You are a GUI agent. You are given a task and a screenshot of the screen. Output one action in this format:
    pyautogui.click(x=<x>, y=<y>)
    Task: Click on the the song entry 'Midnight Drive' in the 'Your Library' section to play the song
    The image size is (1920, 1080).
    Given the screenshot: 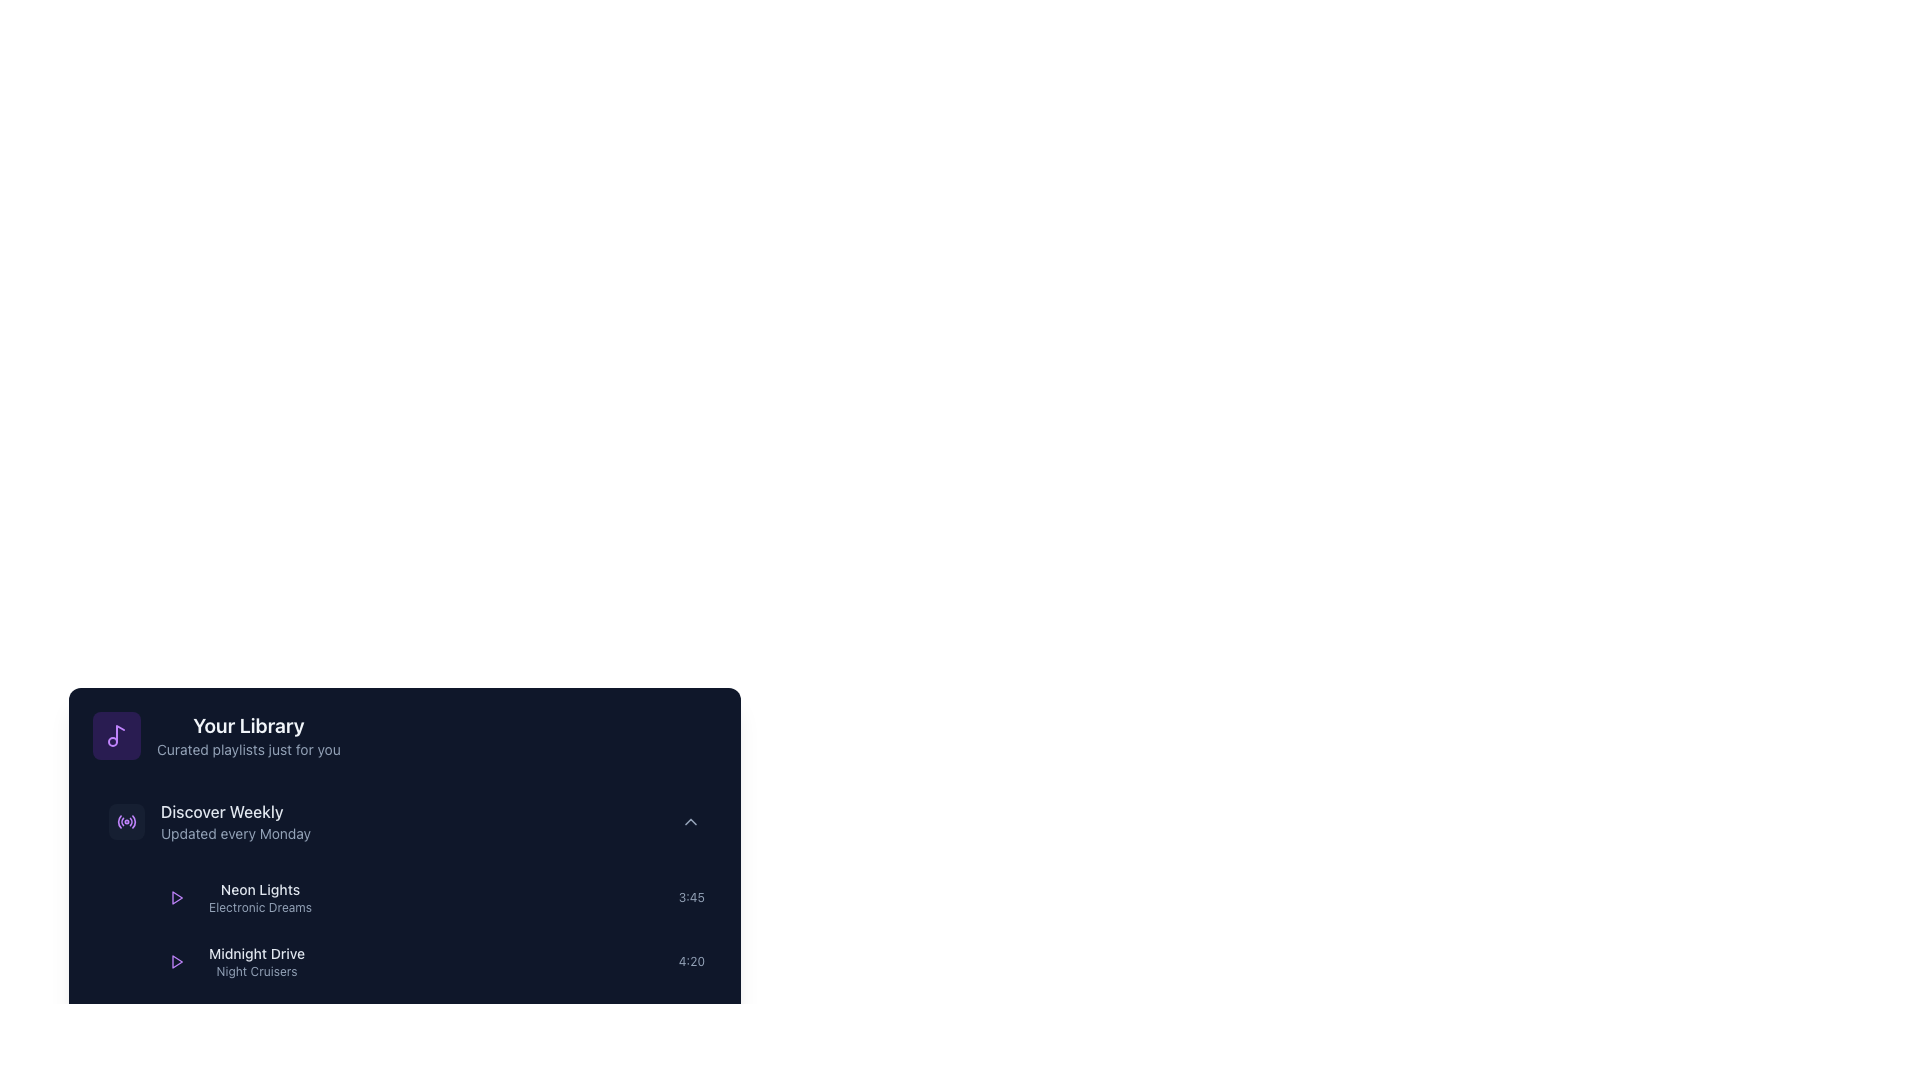 What is the action you would take?
    pyautogui.click(x=431, y=960)
    